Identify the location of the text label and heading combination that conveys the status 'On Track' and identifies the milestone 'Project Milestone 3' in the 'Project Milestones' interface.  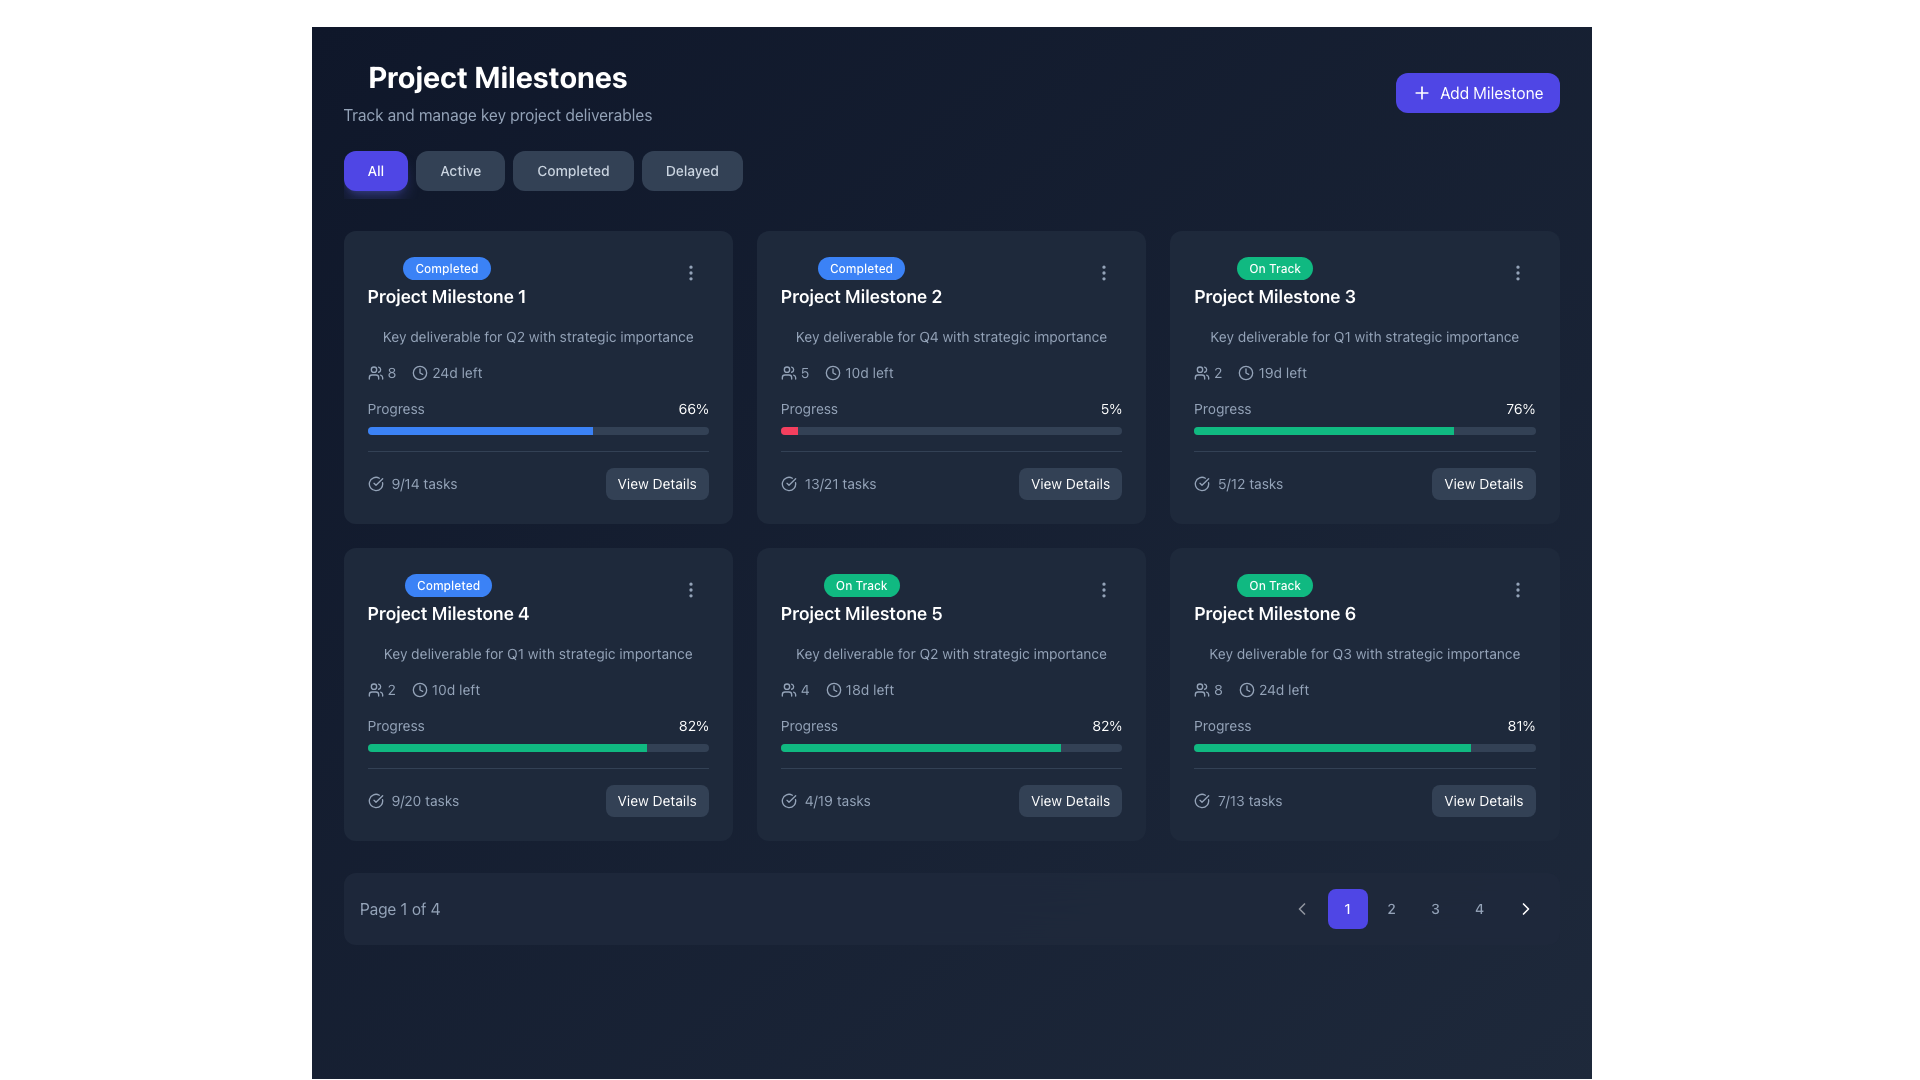
(1274, 282).